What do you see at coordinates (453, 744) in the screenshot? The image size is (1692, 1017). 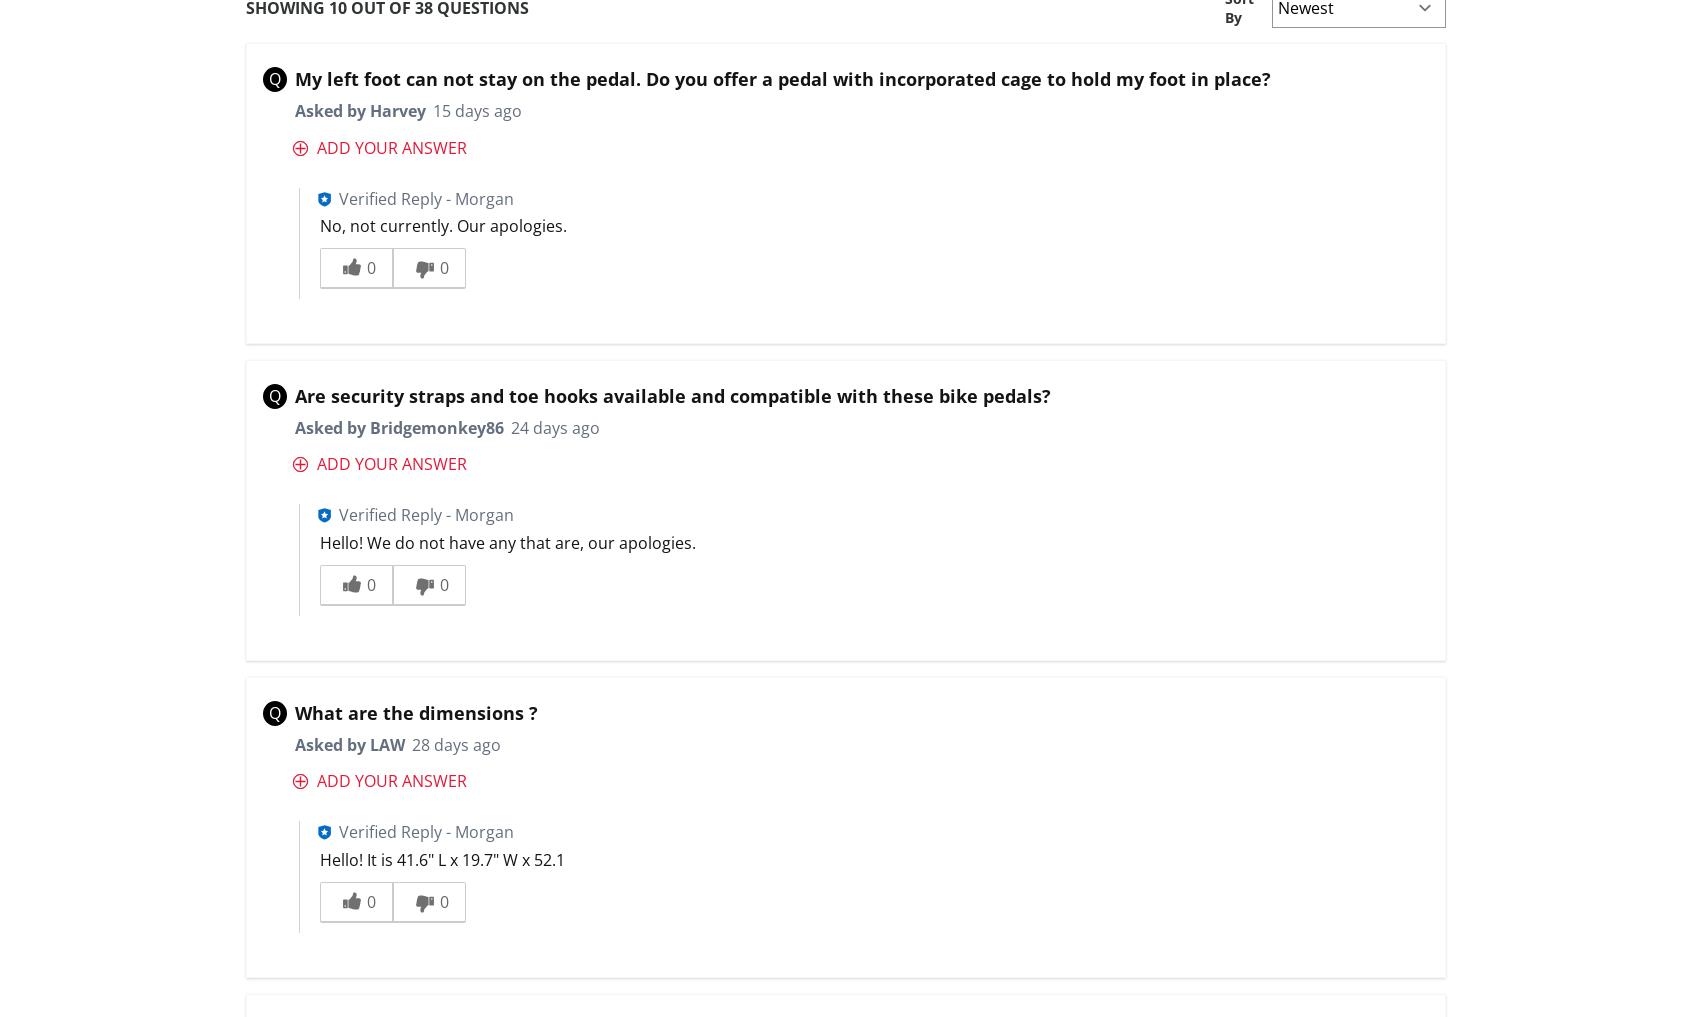 I see `'28 days ago'` at bounding box center [453, 744].